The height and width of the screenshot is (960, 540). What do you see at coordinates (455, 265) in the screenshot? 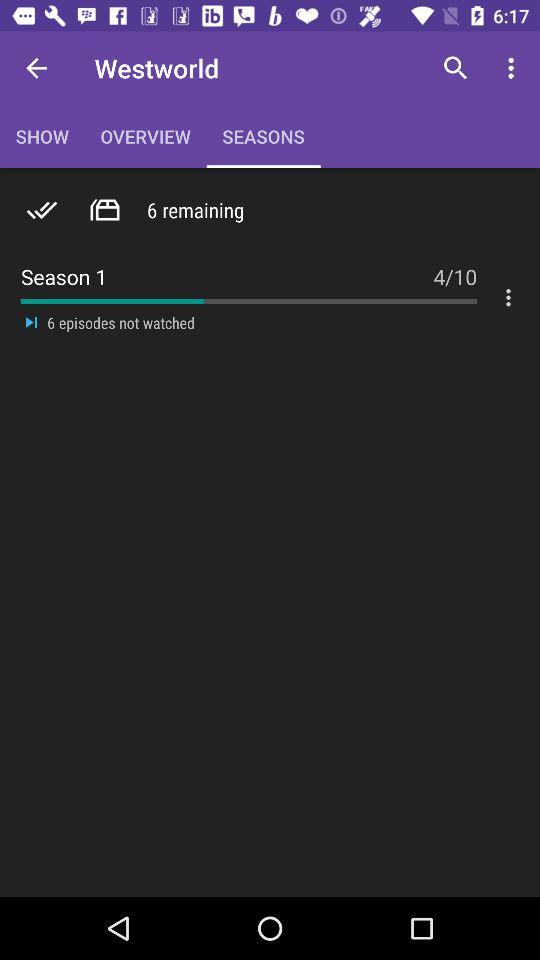
I see `the item next to the season 1 item` at bounding box center [455, 265].